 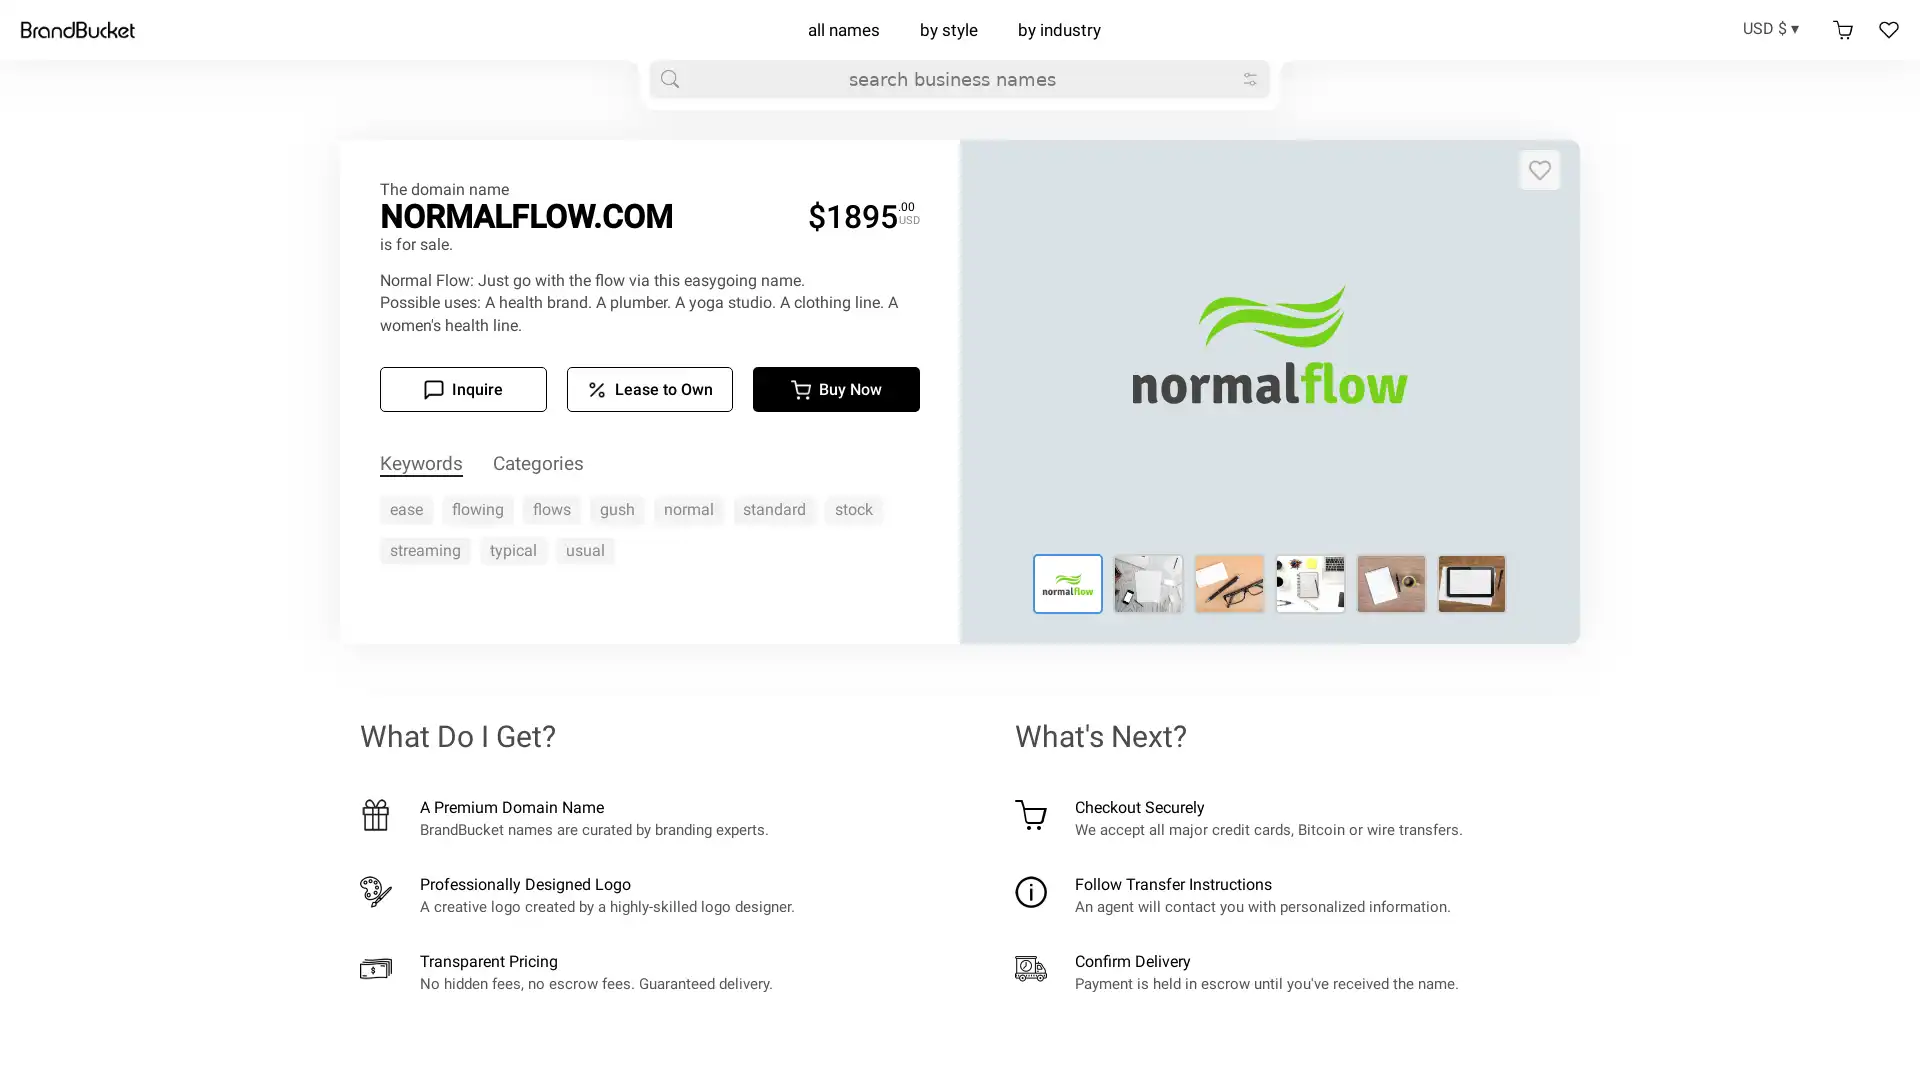 What do you see at coordinates (1888, 30) in the screenshot?
I see `Favorites Favorites` at bounding box center [1888, 30].